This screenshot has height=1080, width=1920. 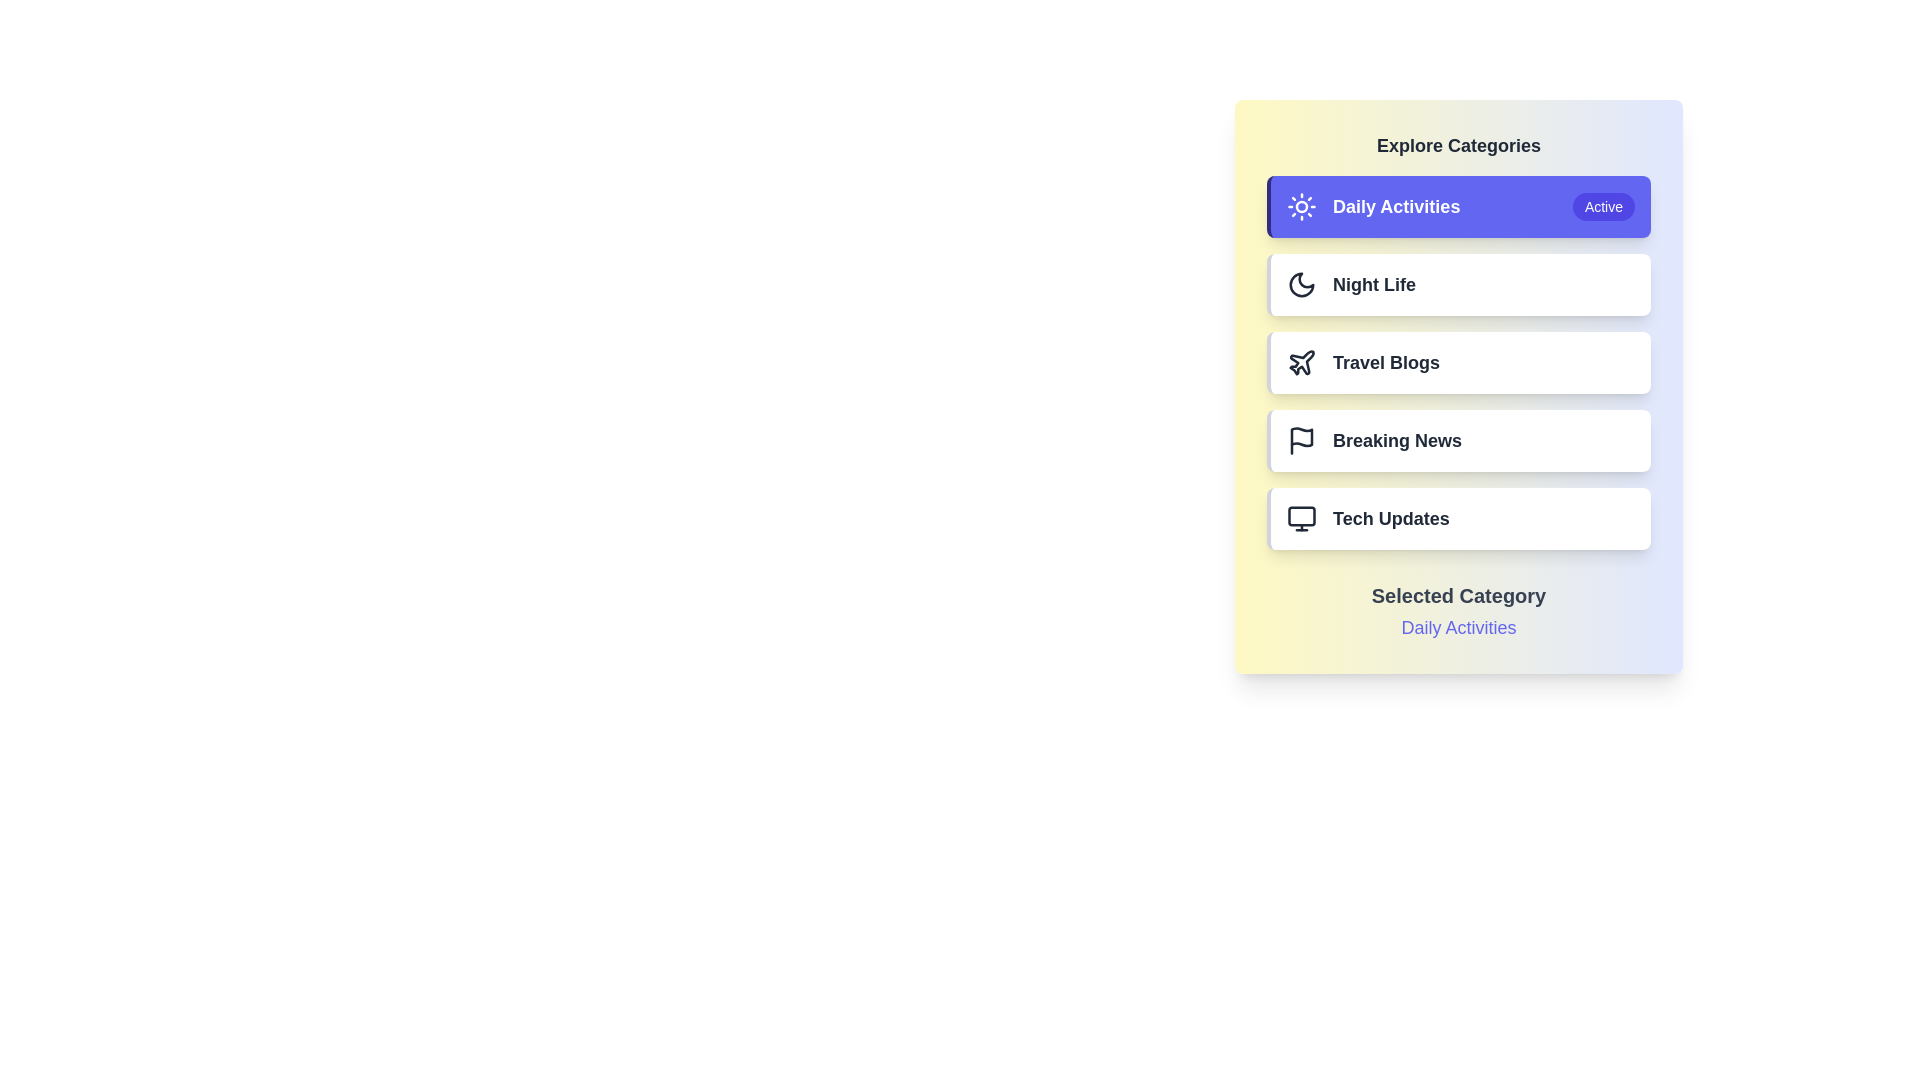 What do you see at coordinates (1459, 439) in the screenshot?
I see `the category button corresponding to Breaking News` at bounding box center [1459, 439].